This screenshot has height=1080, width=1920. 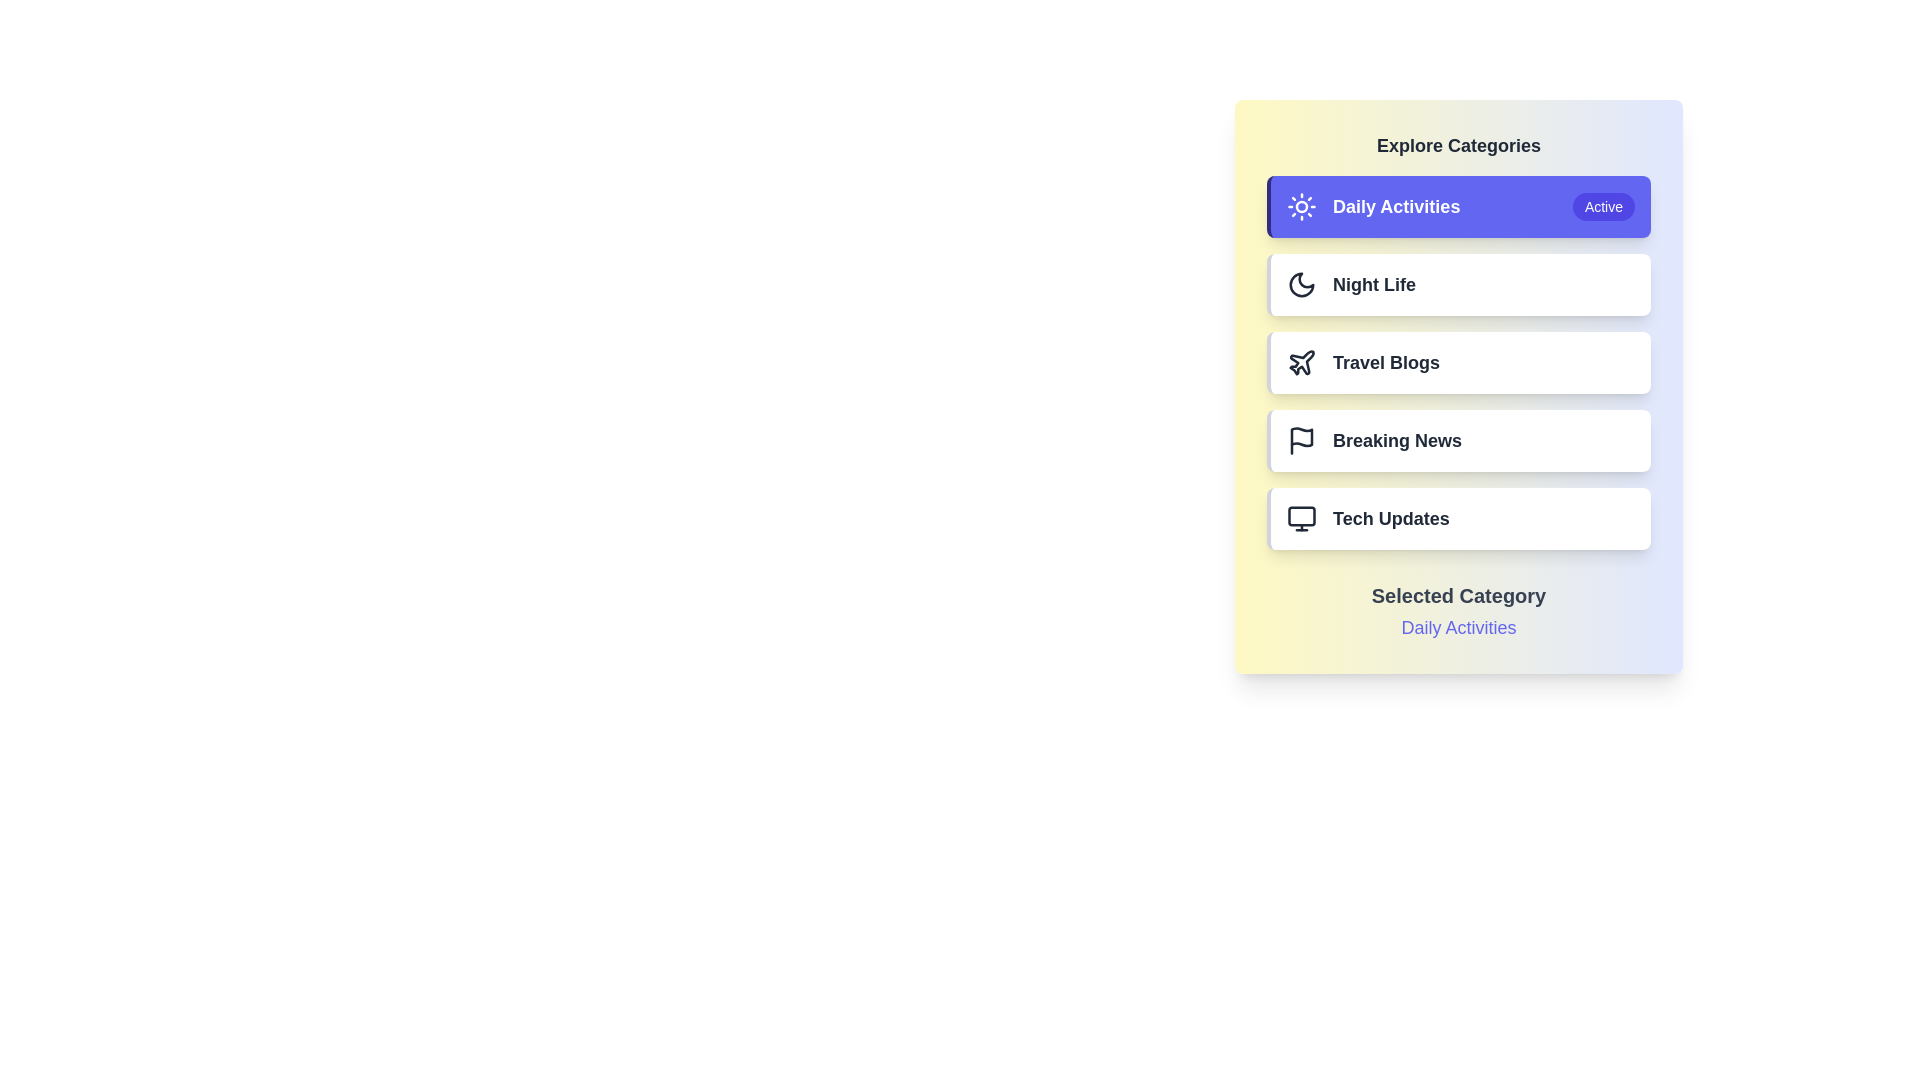 What do you see at coordinates (1459, 439) in the screenshot?
I see `the category button corresponding to Breaking News` at bounding box center [1459, 439].